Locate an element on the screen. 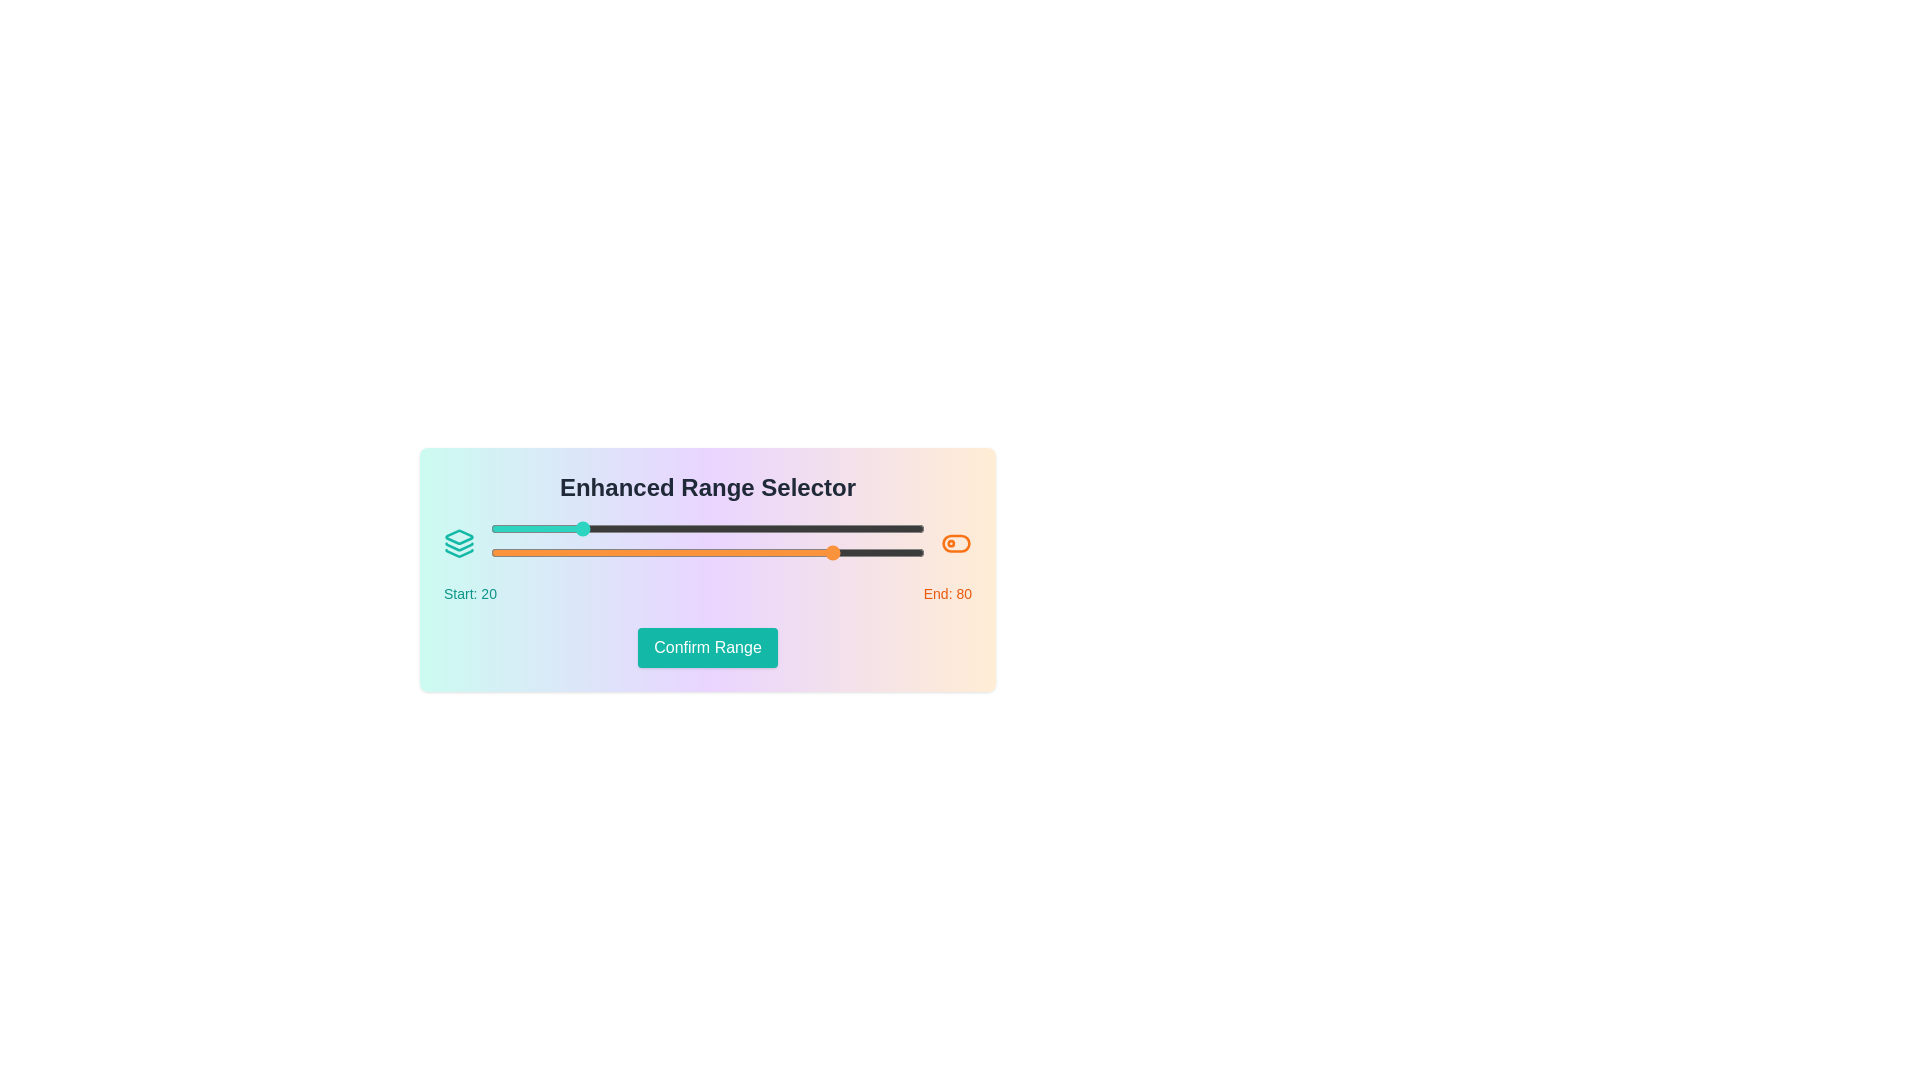  the slider value is located at coordinates (581, 552).